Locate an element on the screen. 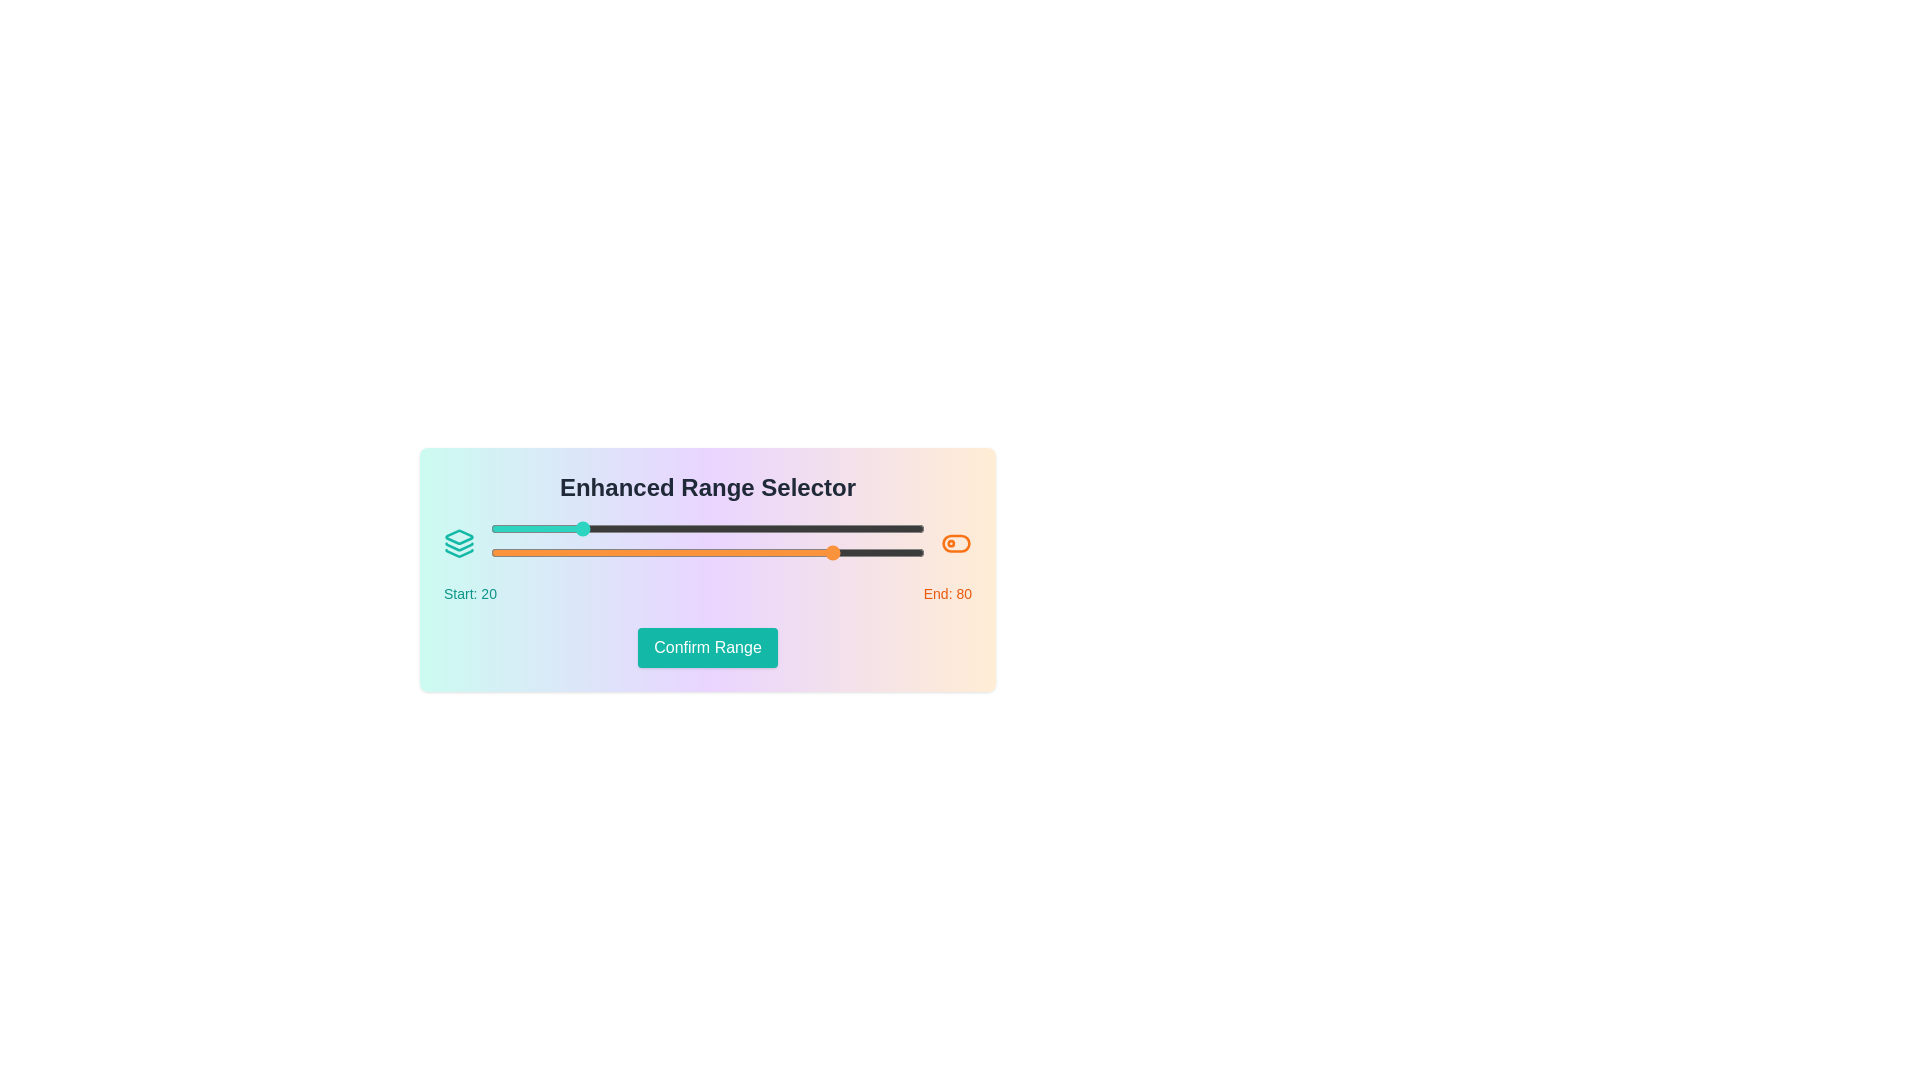  the slider value is located at coordinates (581, 552).